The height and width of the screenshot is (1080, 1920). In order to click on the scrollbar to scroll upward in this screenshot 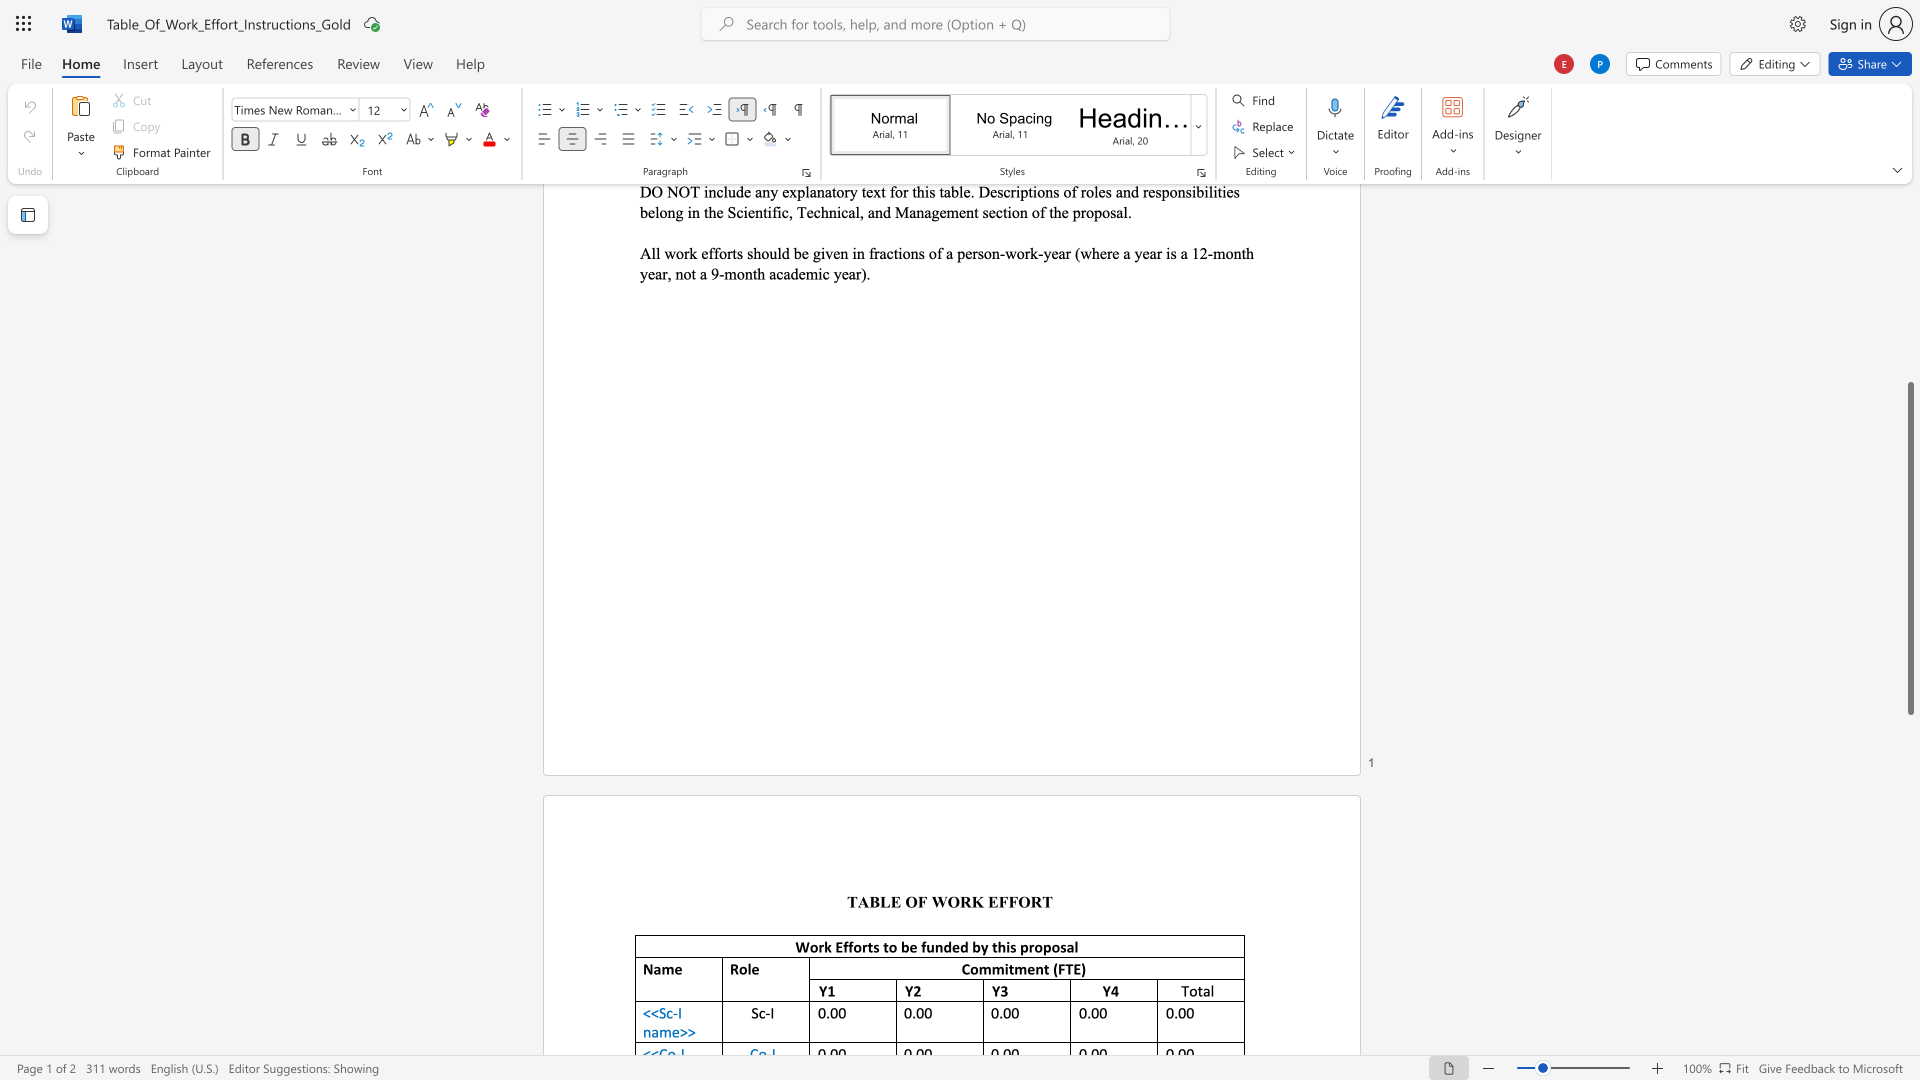, I will do `click(1909, 349)`.